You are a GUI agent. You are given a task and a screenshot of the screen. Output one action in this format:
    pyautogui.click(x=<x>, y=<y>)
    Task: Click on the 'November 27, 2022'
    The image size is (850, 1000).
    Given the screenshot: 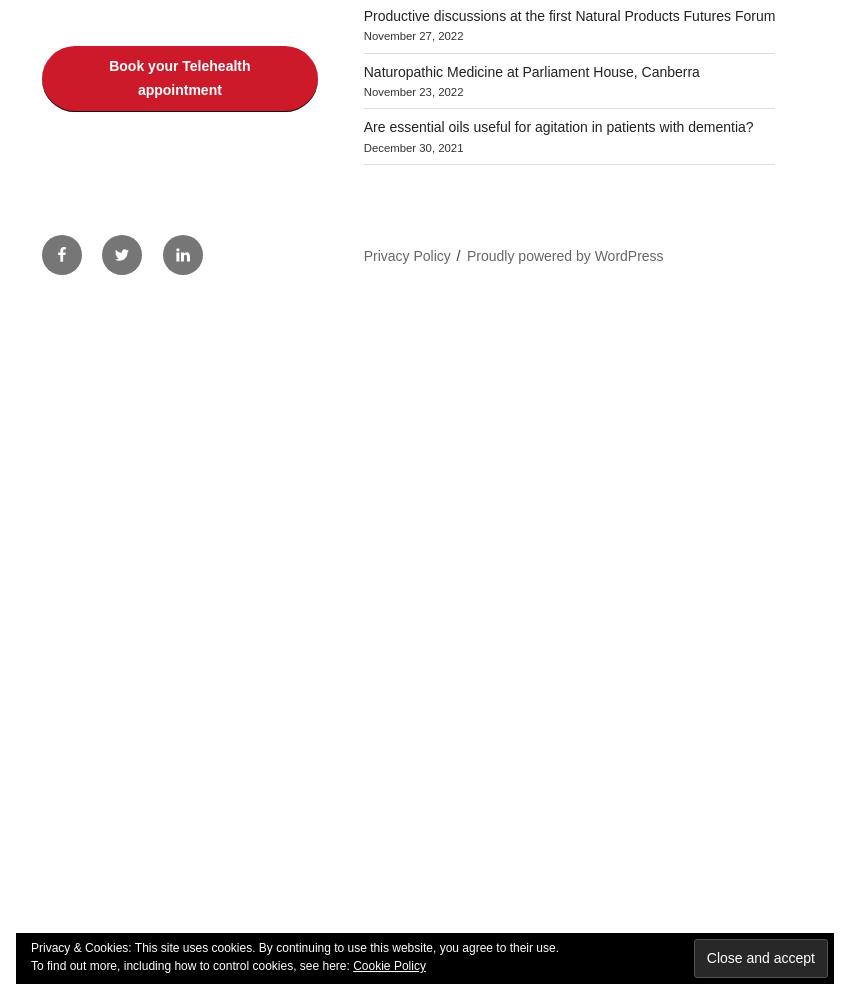 What is the action you would take?
    pyautogui.click(x=362, y=36)
    